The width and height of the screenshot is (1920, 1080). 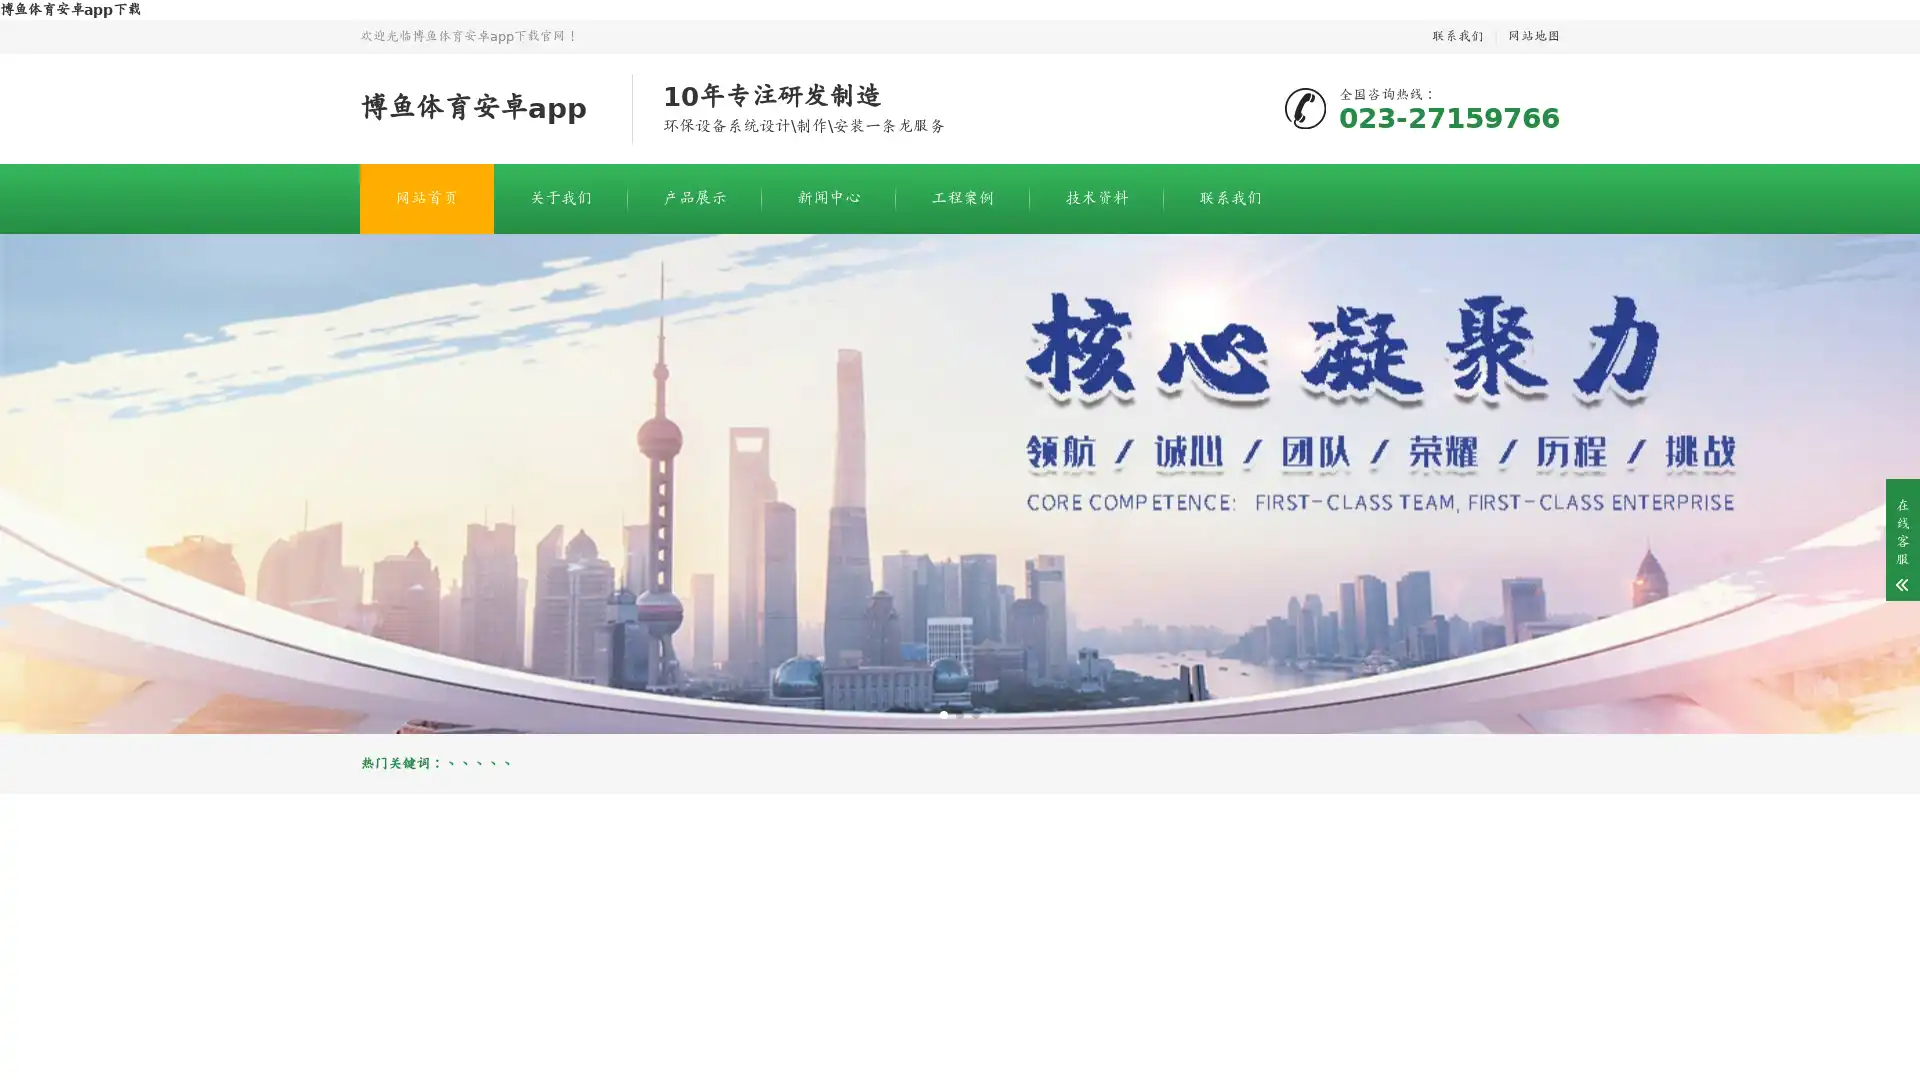 What do you see at coordinates (975, 713) in the screenshot?
I see `Go to slide 3` at bounding box center [975, 713].